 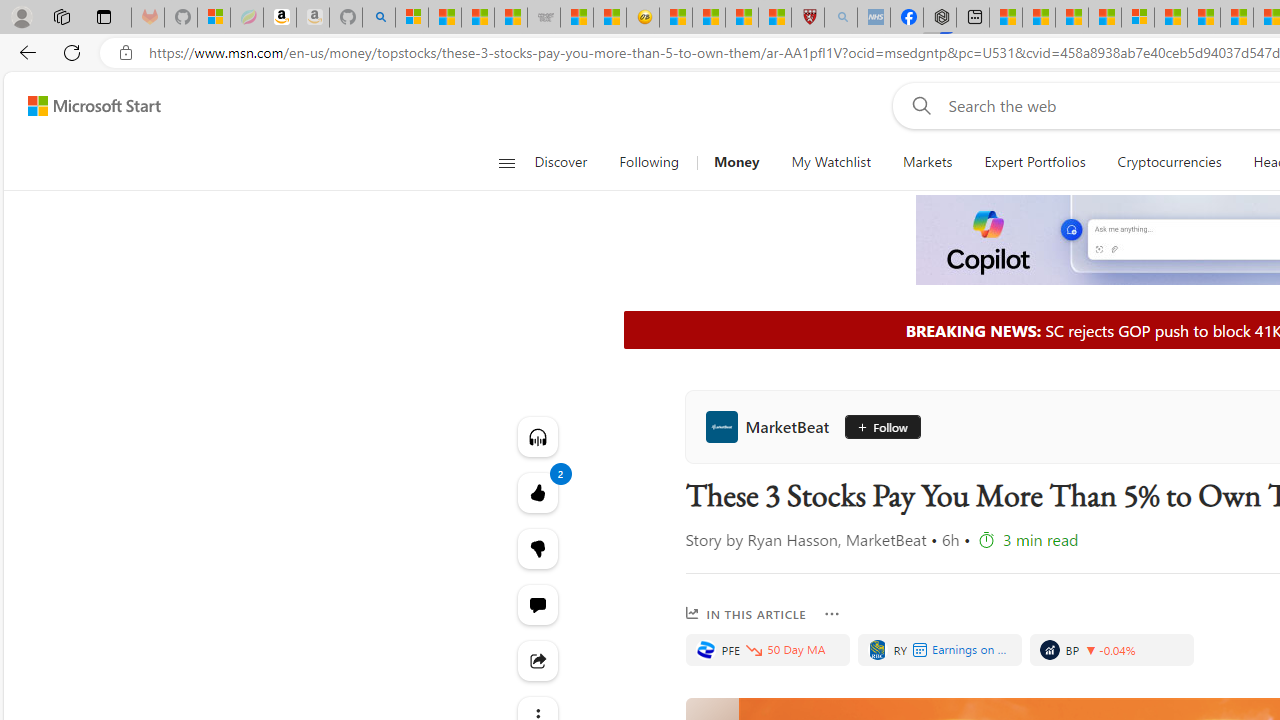 I want to click on 'MarketBeat', so click(x=770, y=425).